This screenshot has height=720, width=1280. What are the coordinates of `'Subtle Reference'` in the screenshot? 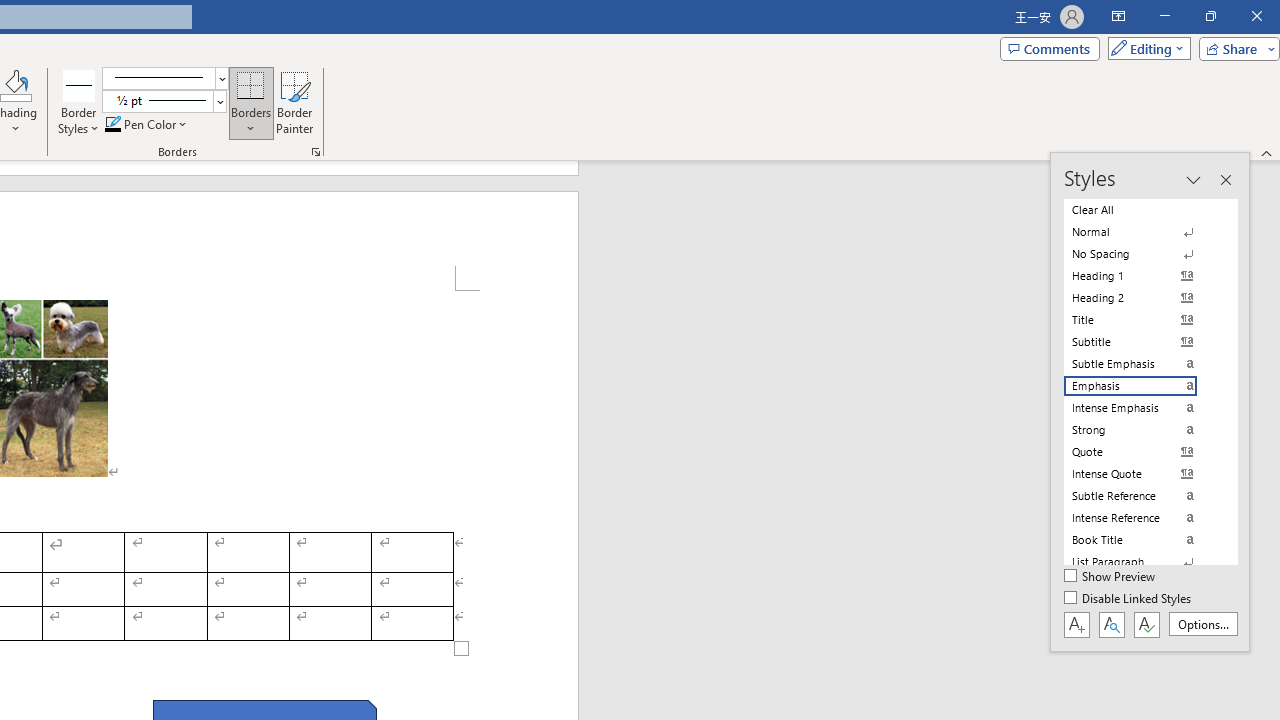 It's located at (1142, 495).